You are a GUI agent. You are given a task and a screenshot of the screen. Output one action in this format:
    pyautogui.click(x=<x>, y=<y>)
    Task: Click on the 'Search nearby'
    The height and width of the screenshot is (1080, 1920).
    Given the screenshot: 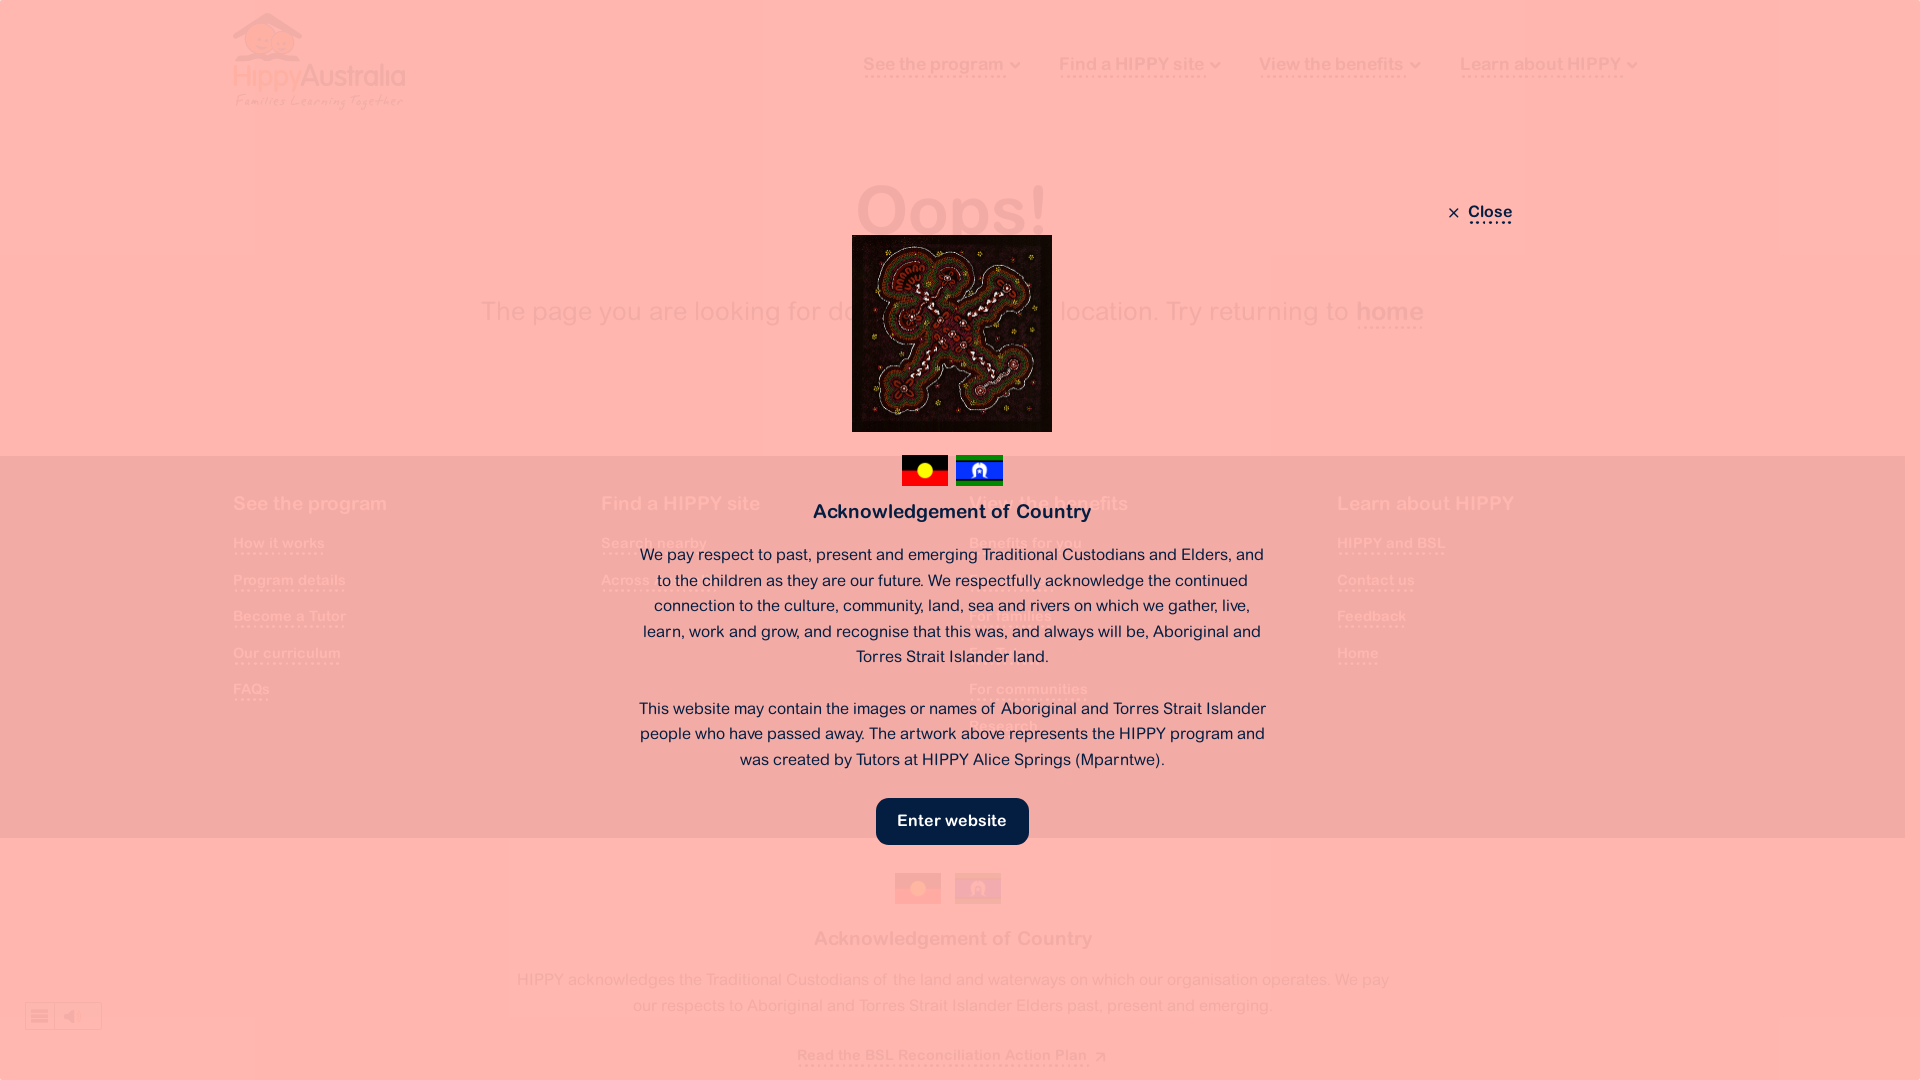 What is the action you would take?
    pyautogui.click(x=599, y=543)
    